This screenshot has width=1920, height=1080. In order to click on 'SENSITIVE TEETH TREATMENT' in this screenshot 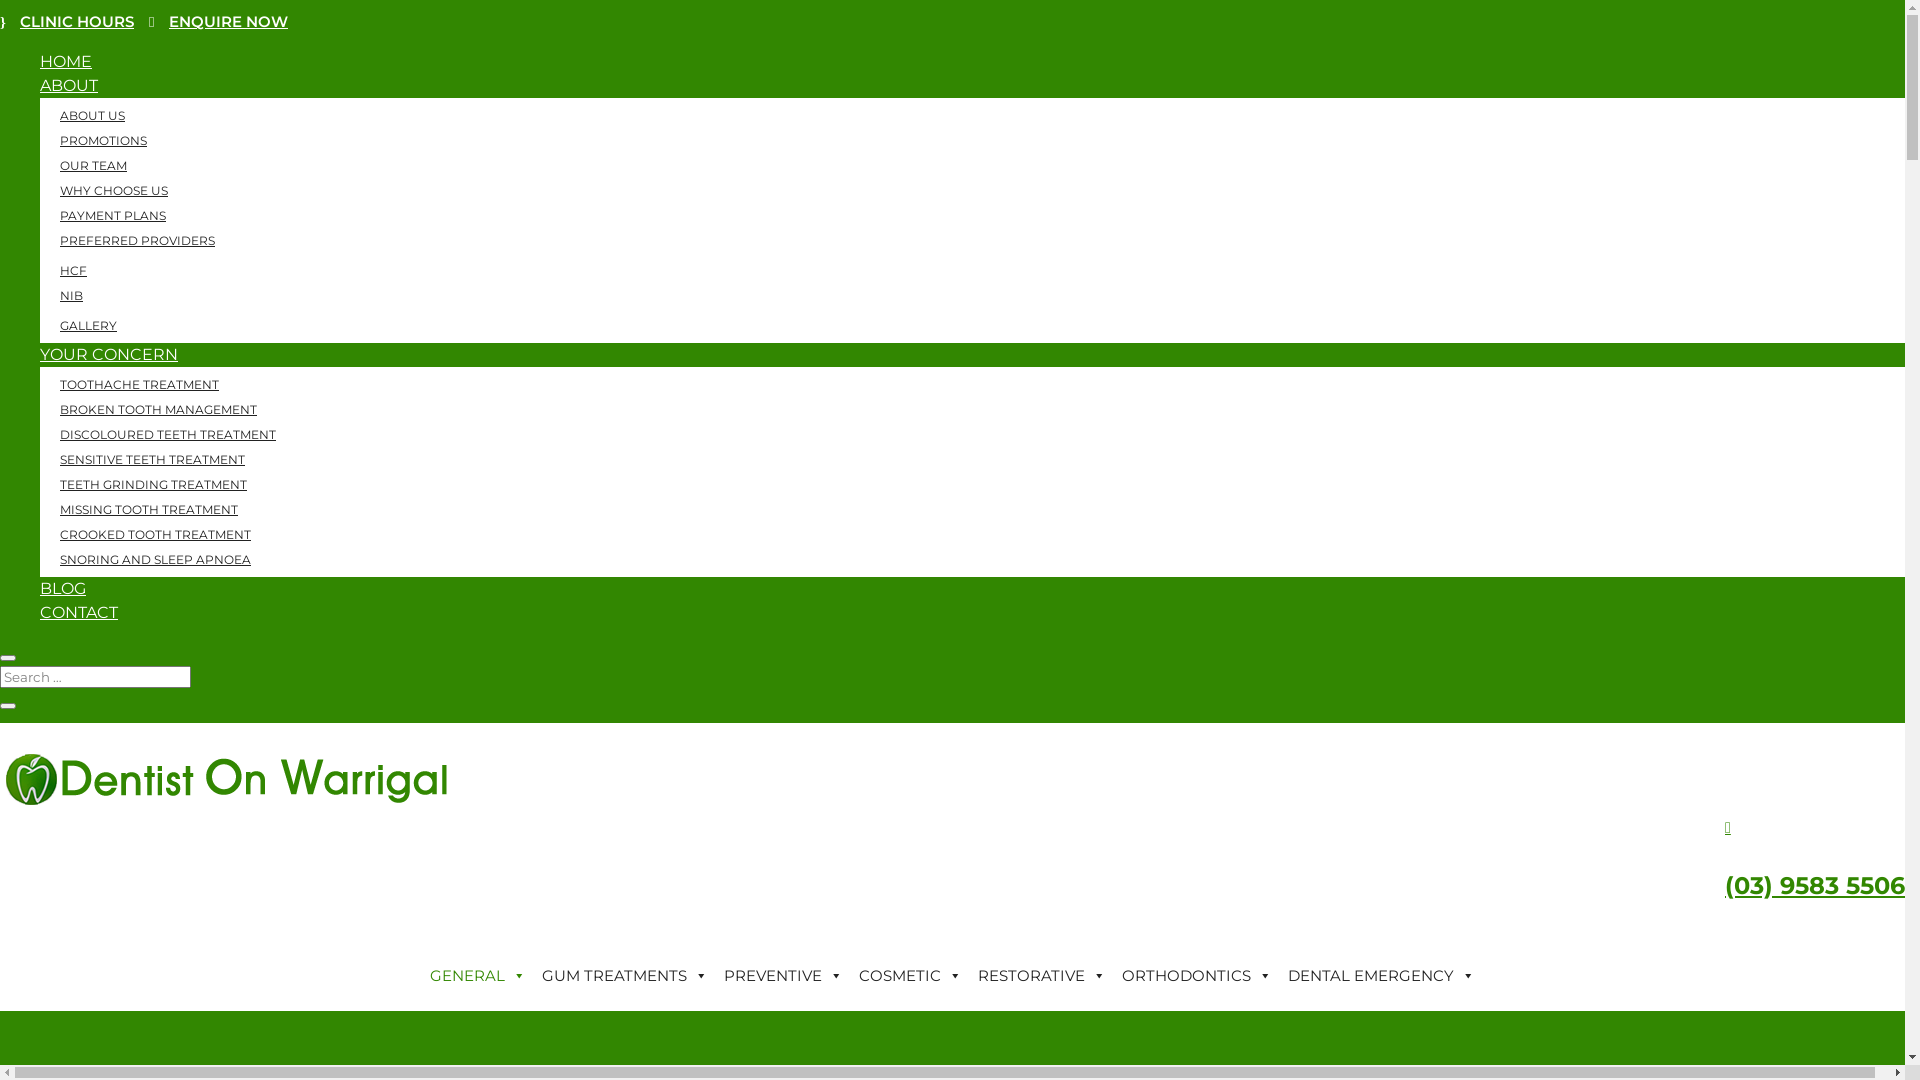, I will do `click(151, 459)`.